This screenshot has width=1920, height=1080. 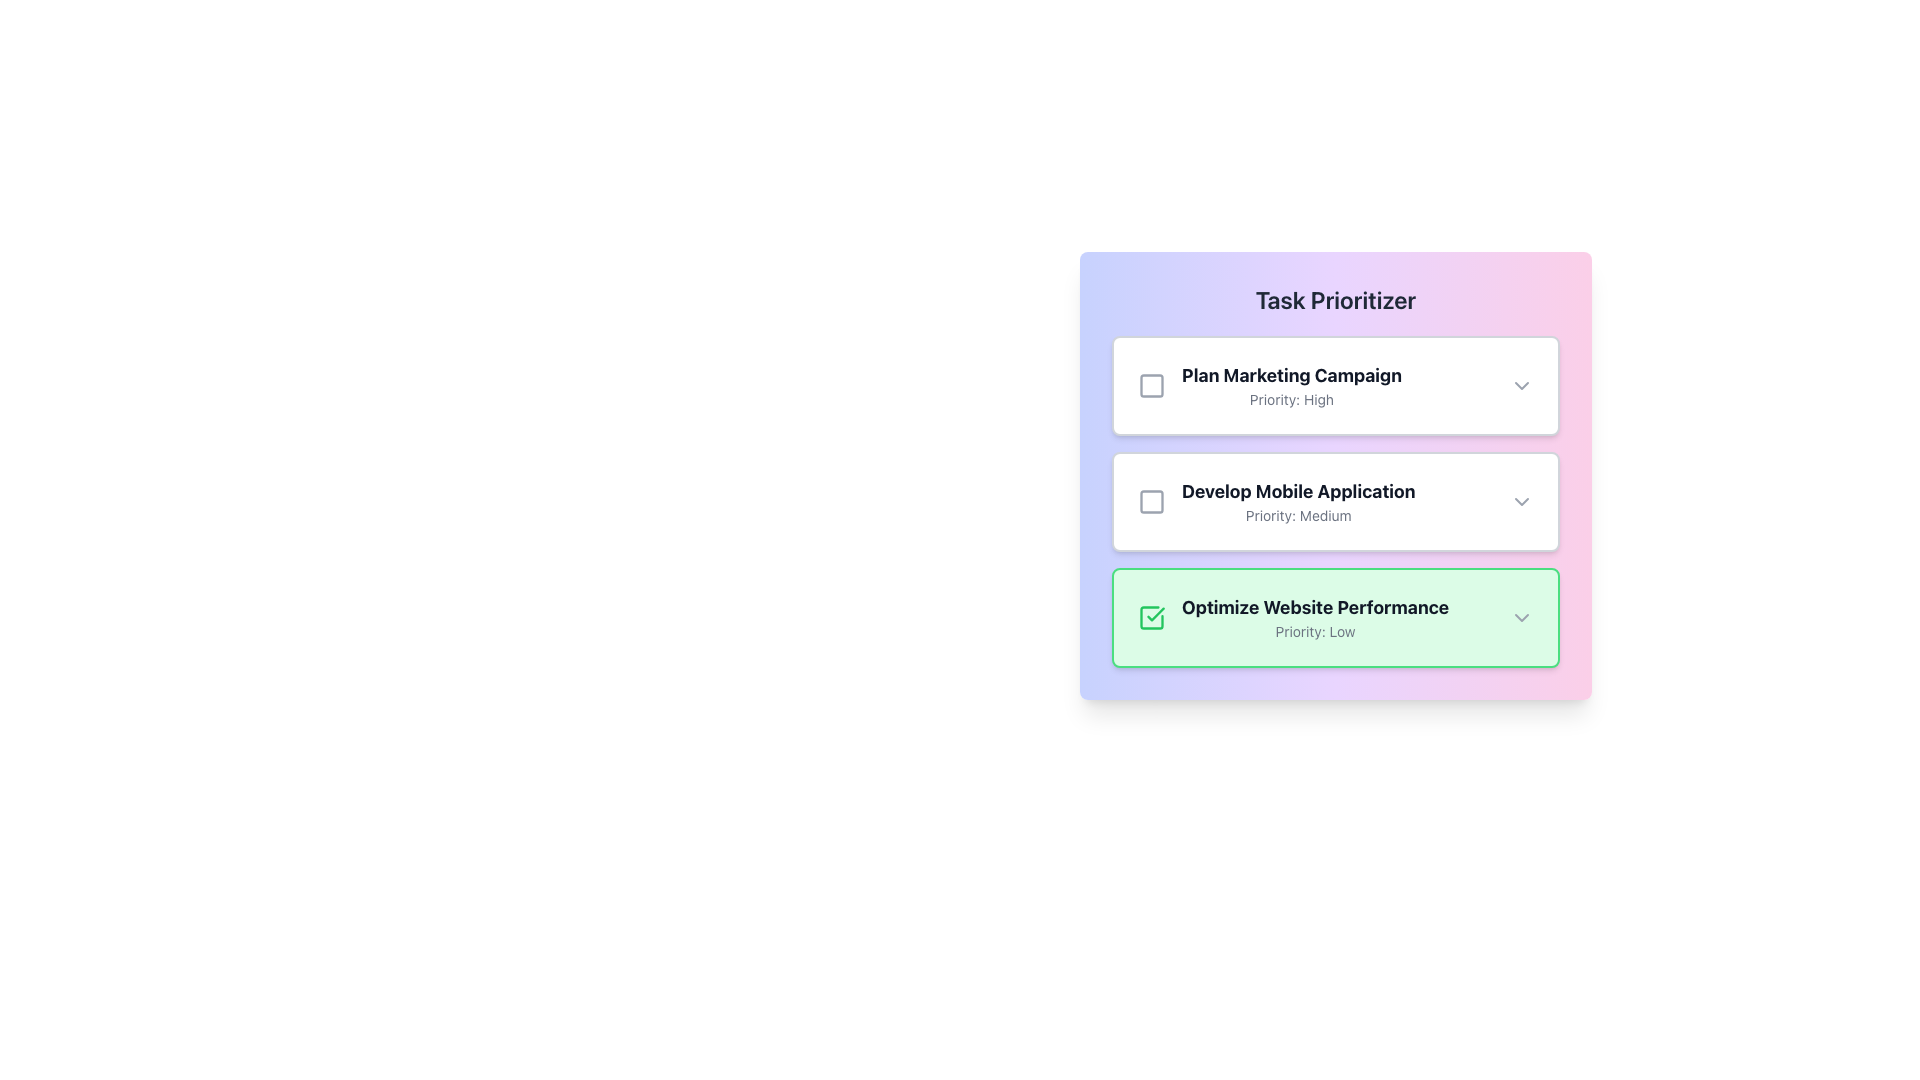 I want to click on to select the ListItem for 'Plan Marketing Campaign', which is the topmost entry in the task prioritizer interface, so click(x=1324, y=385).